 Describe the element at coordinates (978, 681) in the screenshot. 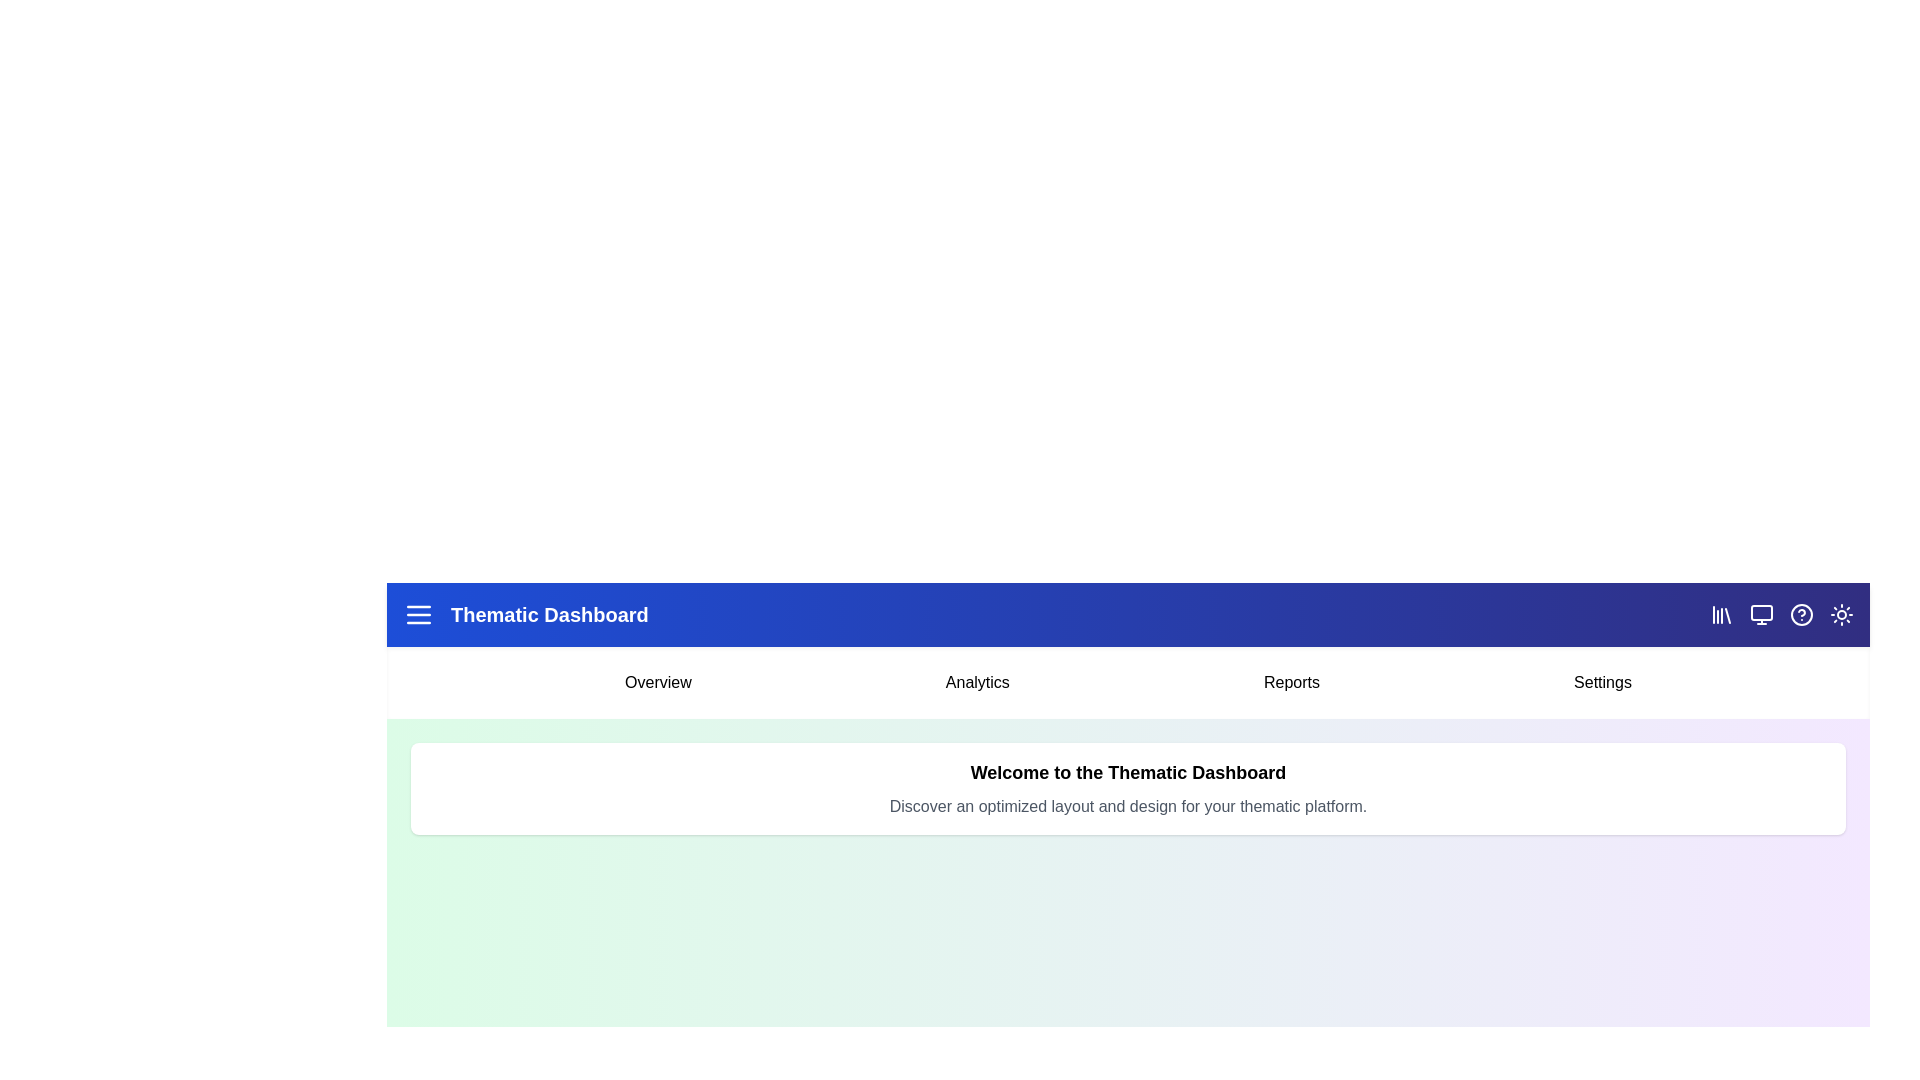

I see `the menu item Analytics from the menu bar` at that location.